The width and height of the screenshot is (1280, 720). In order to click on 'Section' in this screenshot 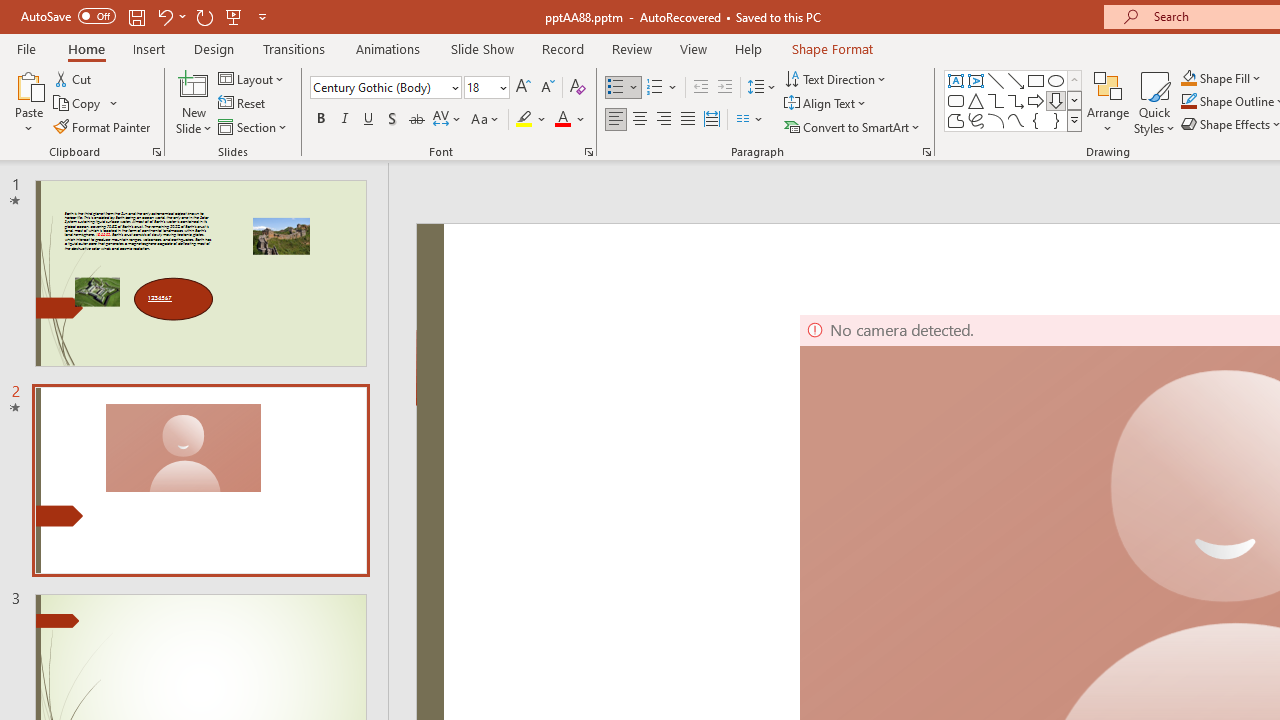, I will do `click(253, 127)`.